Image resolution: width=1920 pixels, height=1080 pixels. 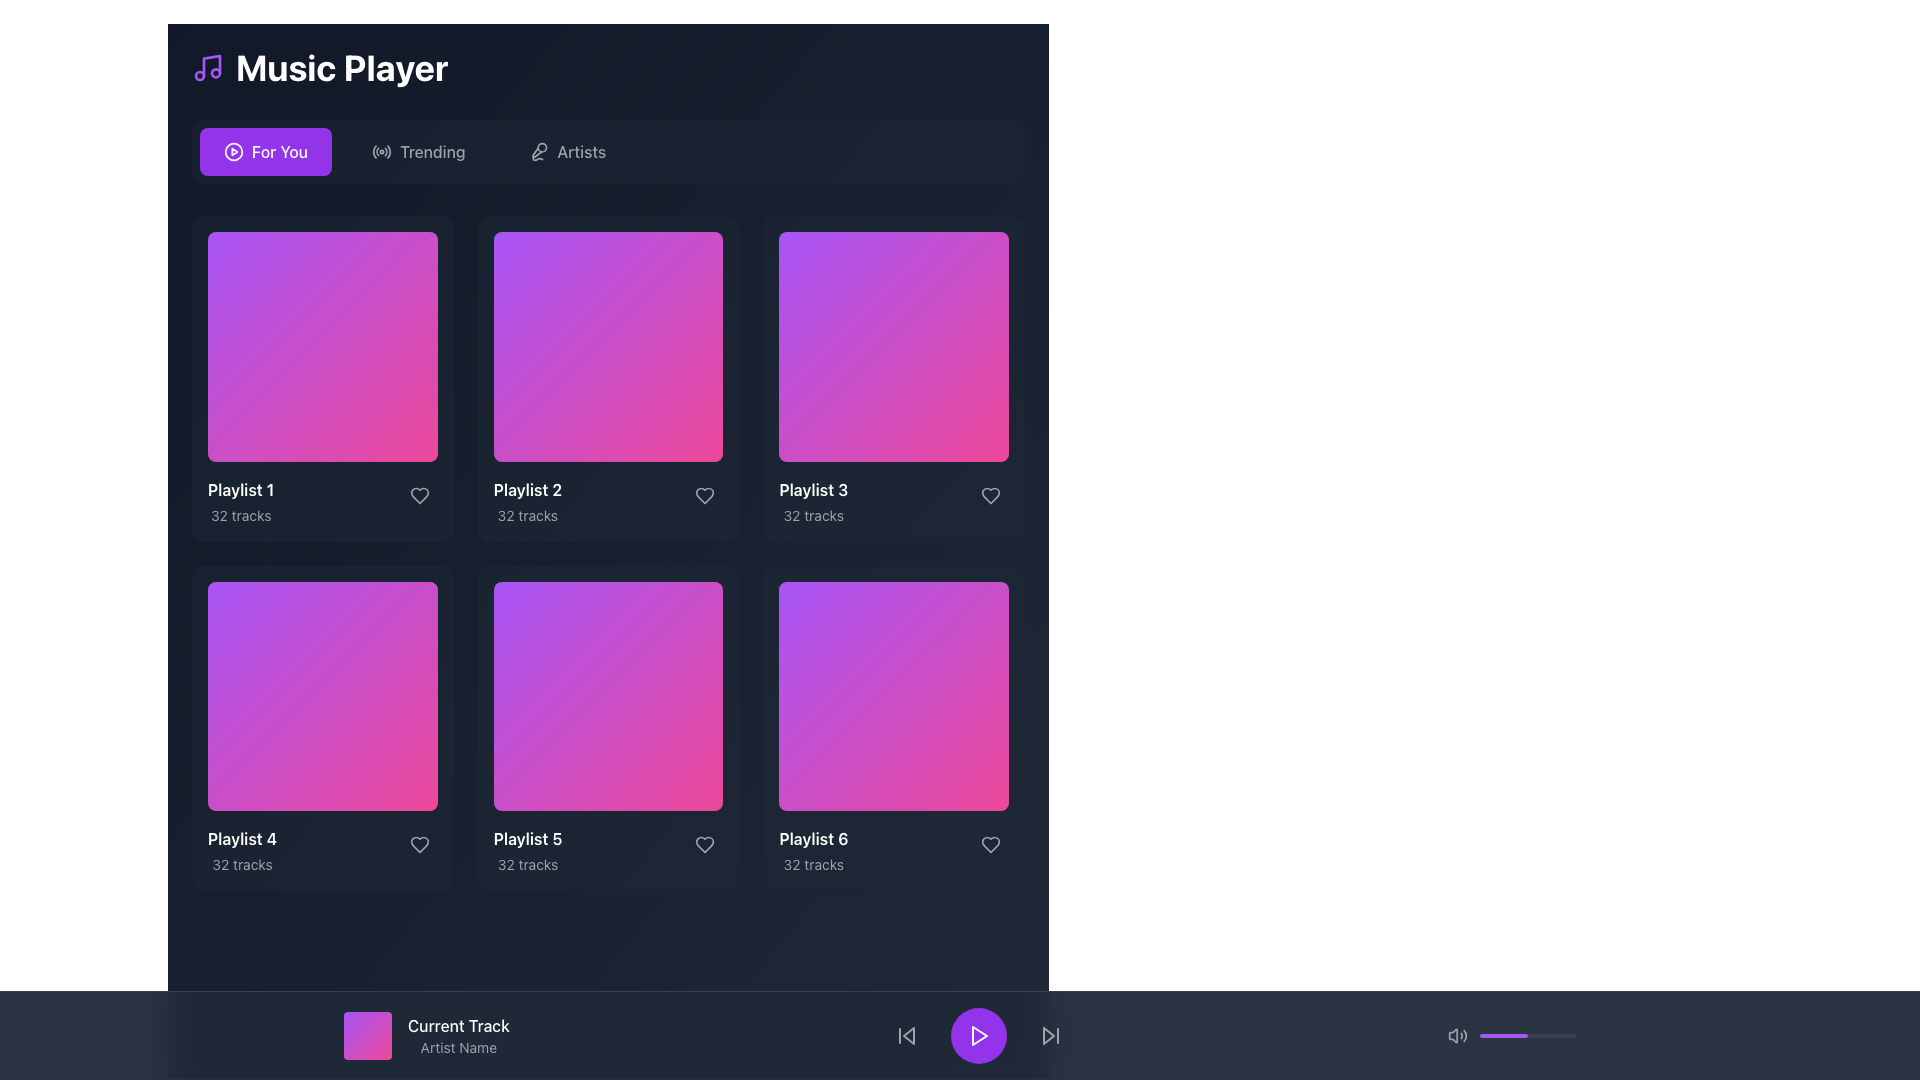 What do you see at coordinates (705, 845) in the screenshot?
I see `the heart icon button located to the right of the 'Playlist 5' label in the fifth card of the playlist grid` at bounding box center [705, 845].